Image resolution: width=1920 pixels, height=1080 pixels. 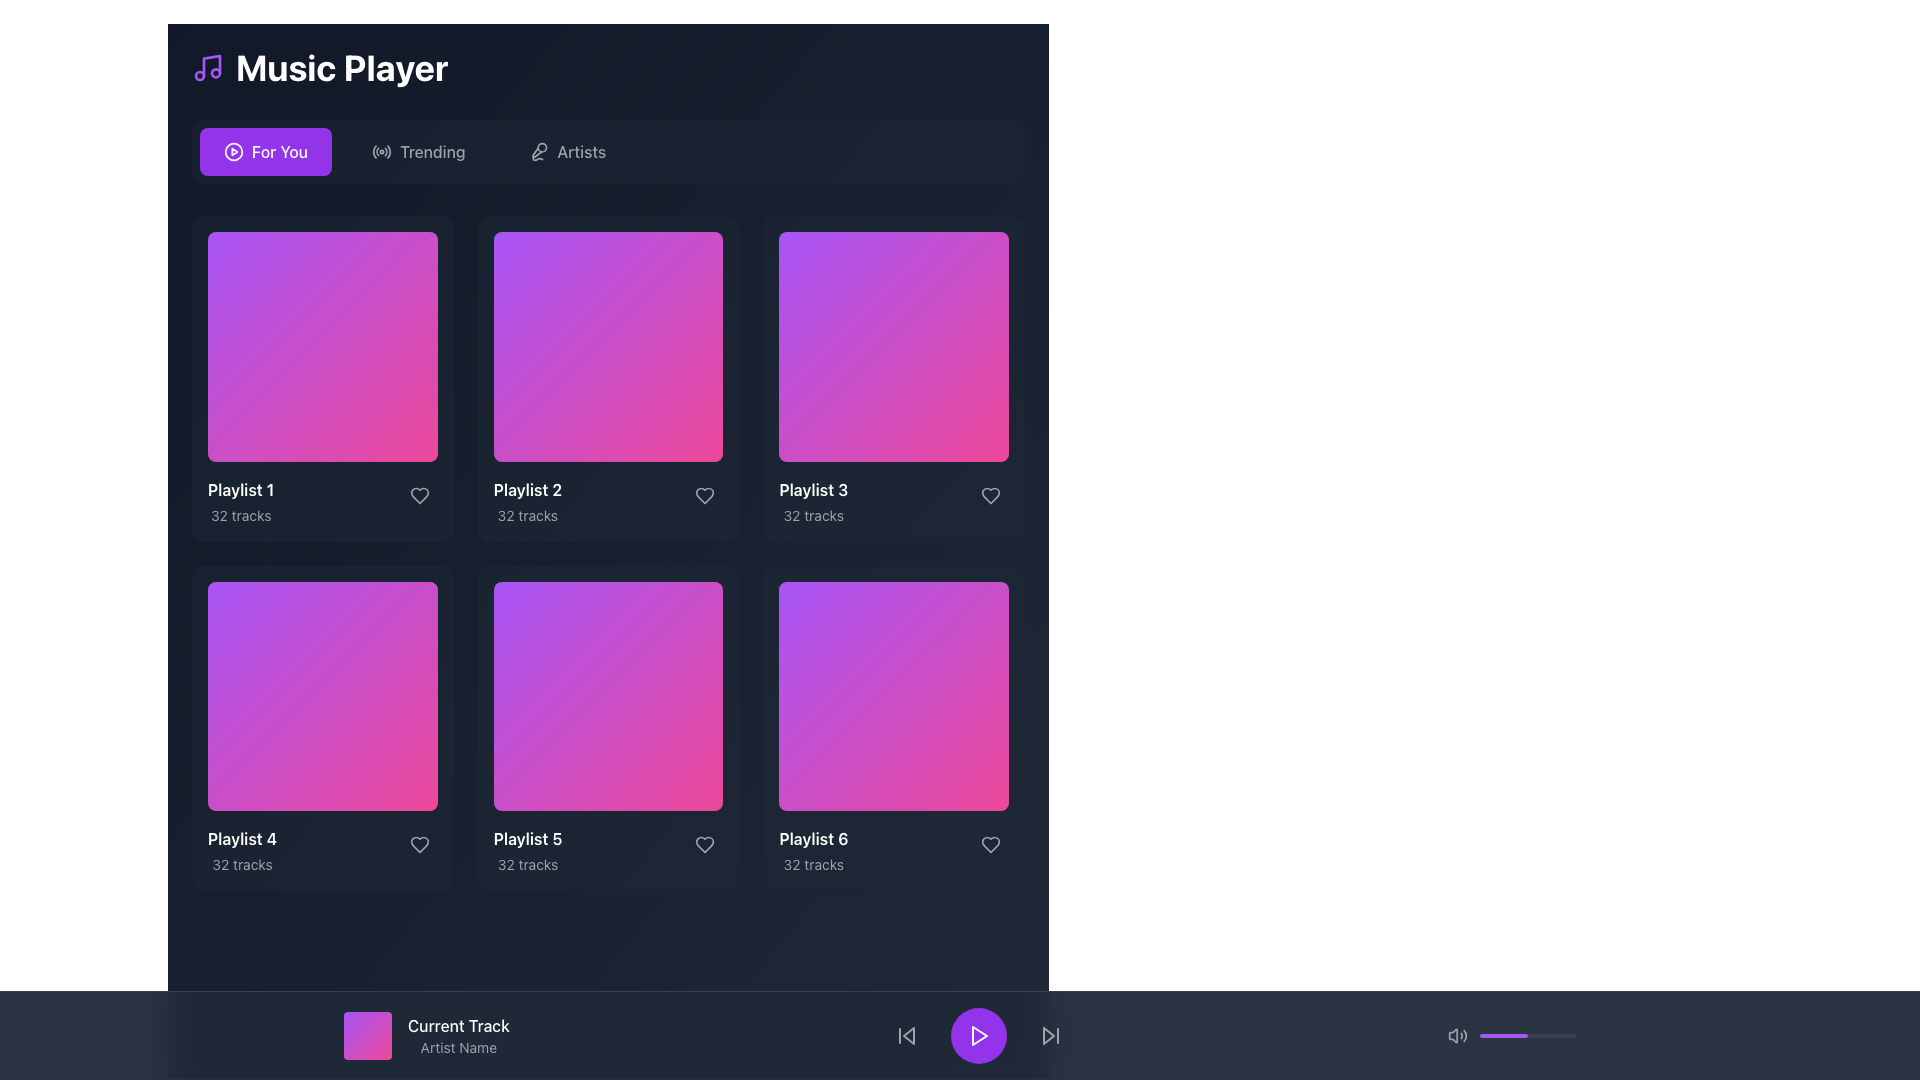 What do you see at coordinates (705, 845) in the screenshot?
I see `the heart icon button located to the right of the 'Playlist 5' label in the fifth card of the playlist grid` at bounding box center [705, 845].